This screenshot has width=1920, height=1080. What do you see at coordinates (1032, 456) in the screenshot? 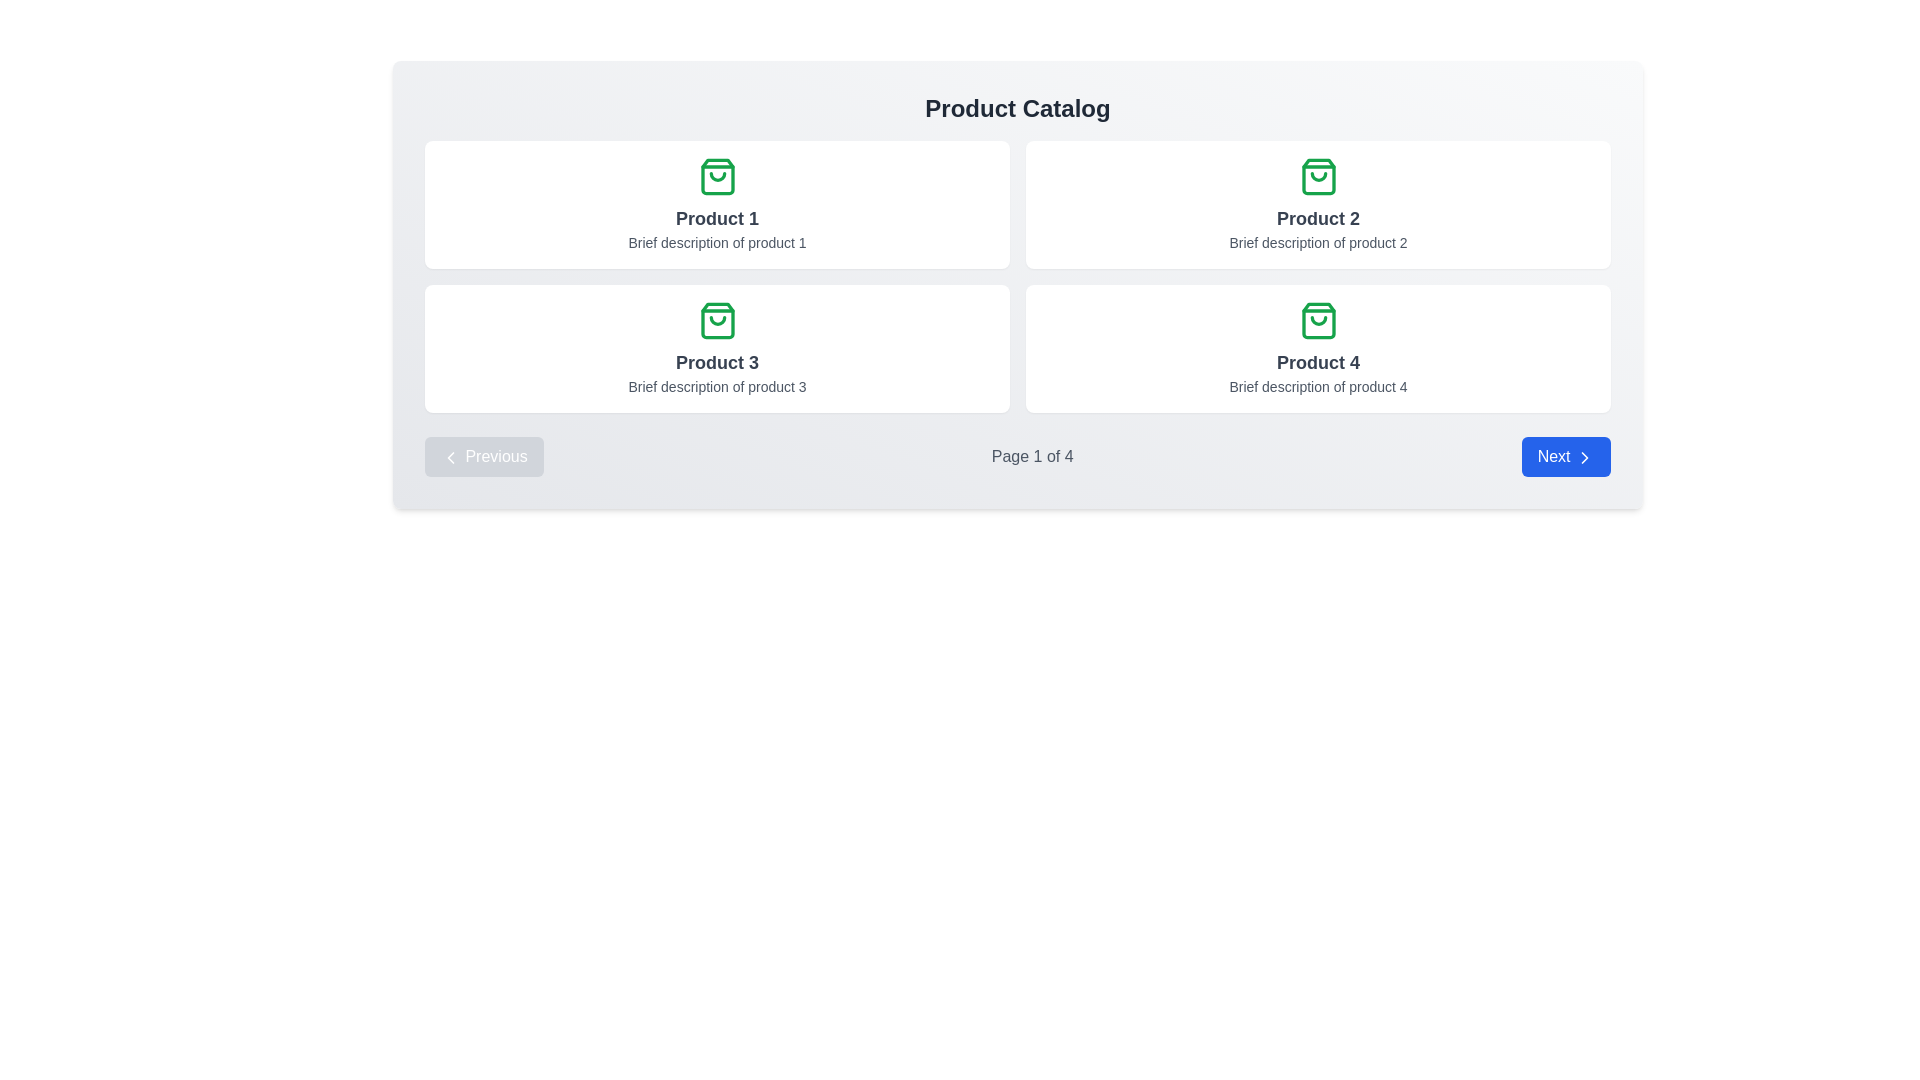
I see `the text label displaying 'Page 1 of 4' in gray color, which is located in the center of the navigation bar between the 'Previous' and 'Next' buttons` at bounding box center [1032, 456].